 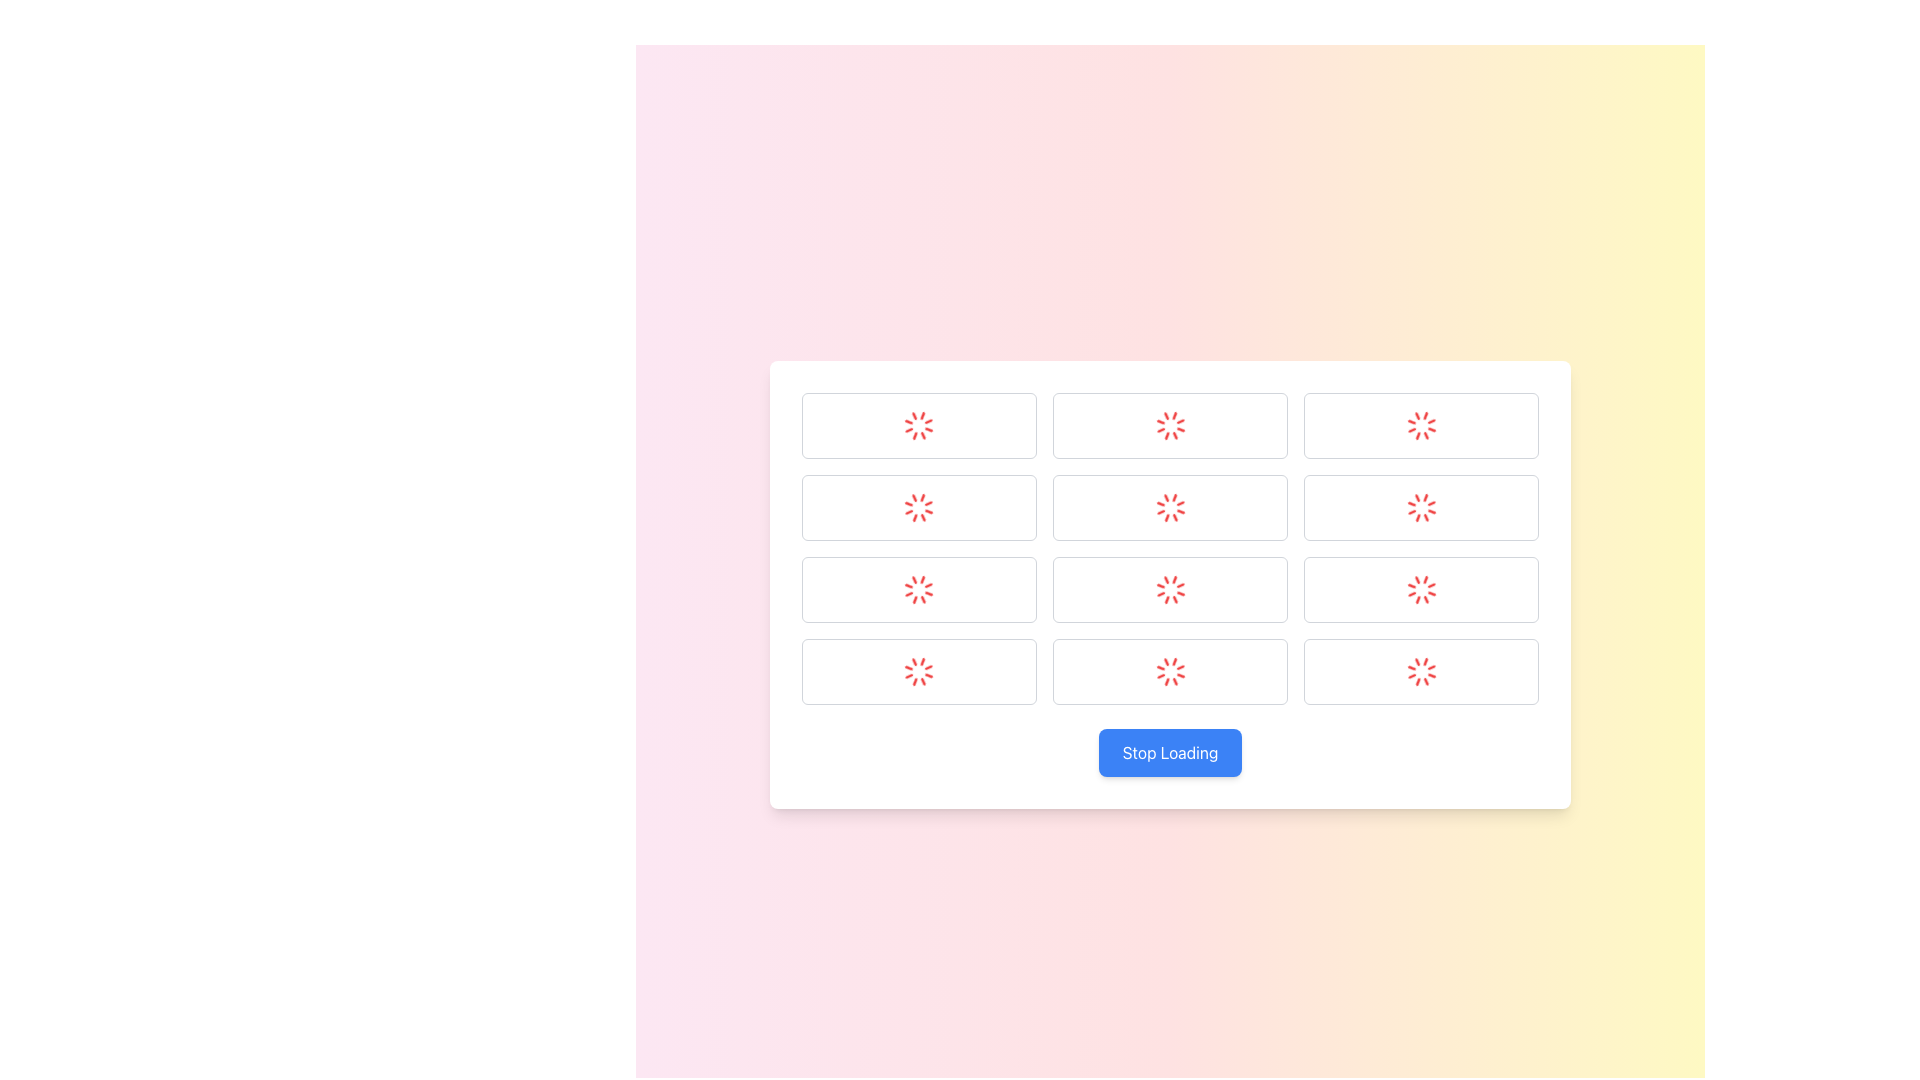 What do you see at coordinates (1420, 671) in the screenshot?
I see `the animated spinning effect of the Loader icon located at the bottom-right corner of a 2x2 grid of similar icons` at bounding box center [1420, 671].